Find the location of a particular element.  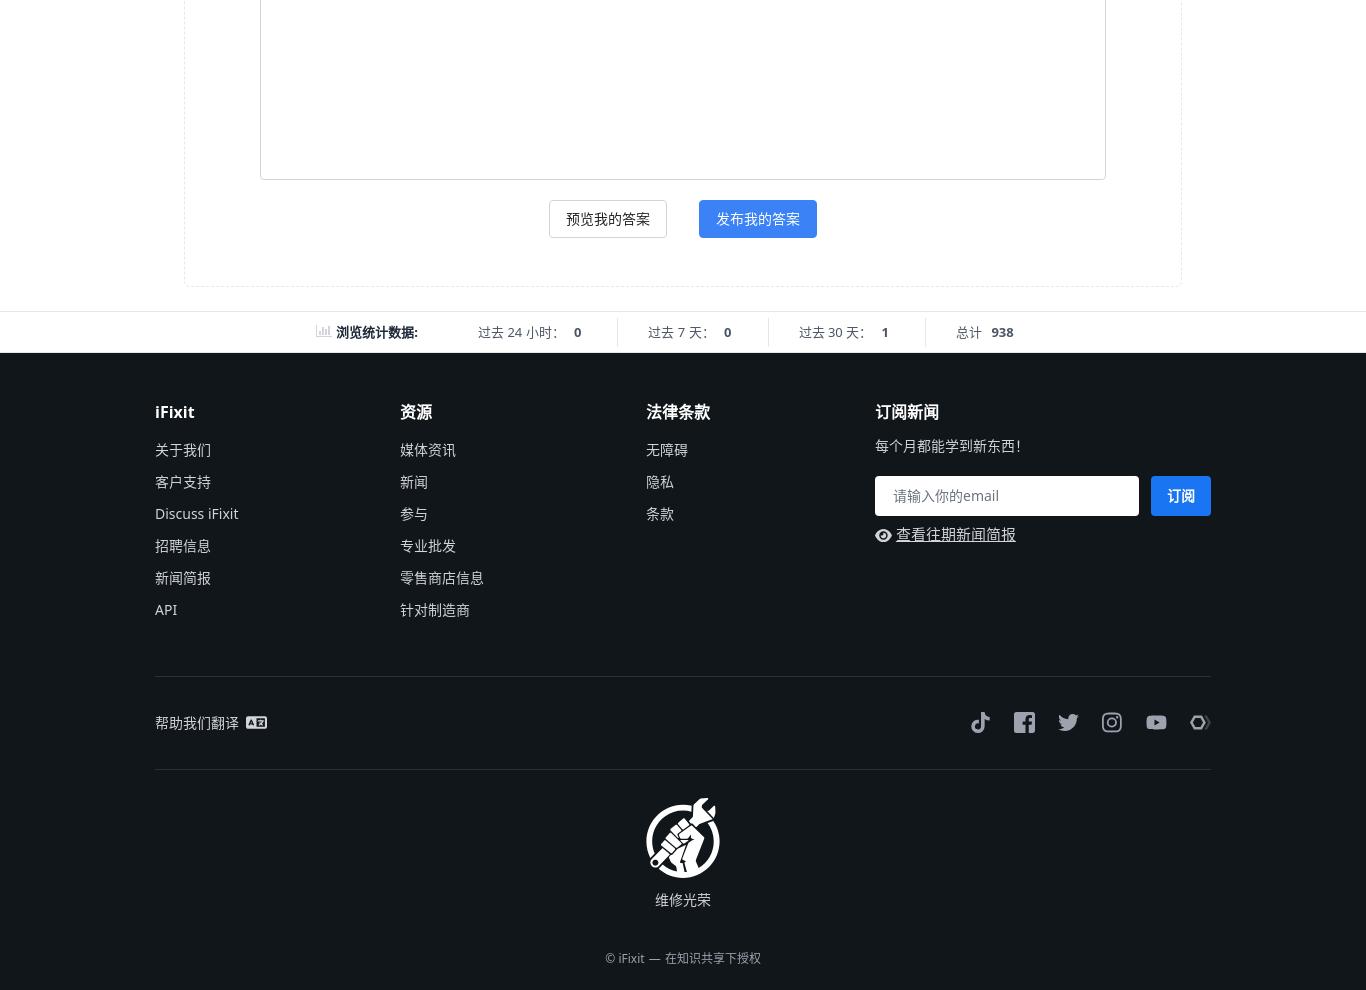

'过去 7 天：' is located at coordinates (679, 331).